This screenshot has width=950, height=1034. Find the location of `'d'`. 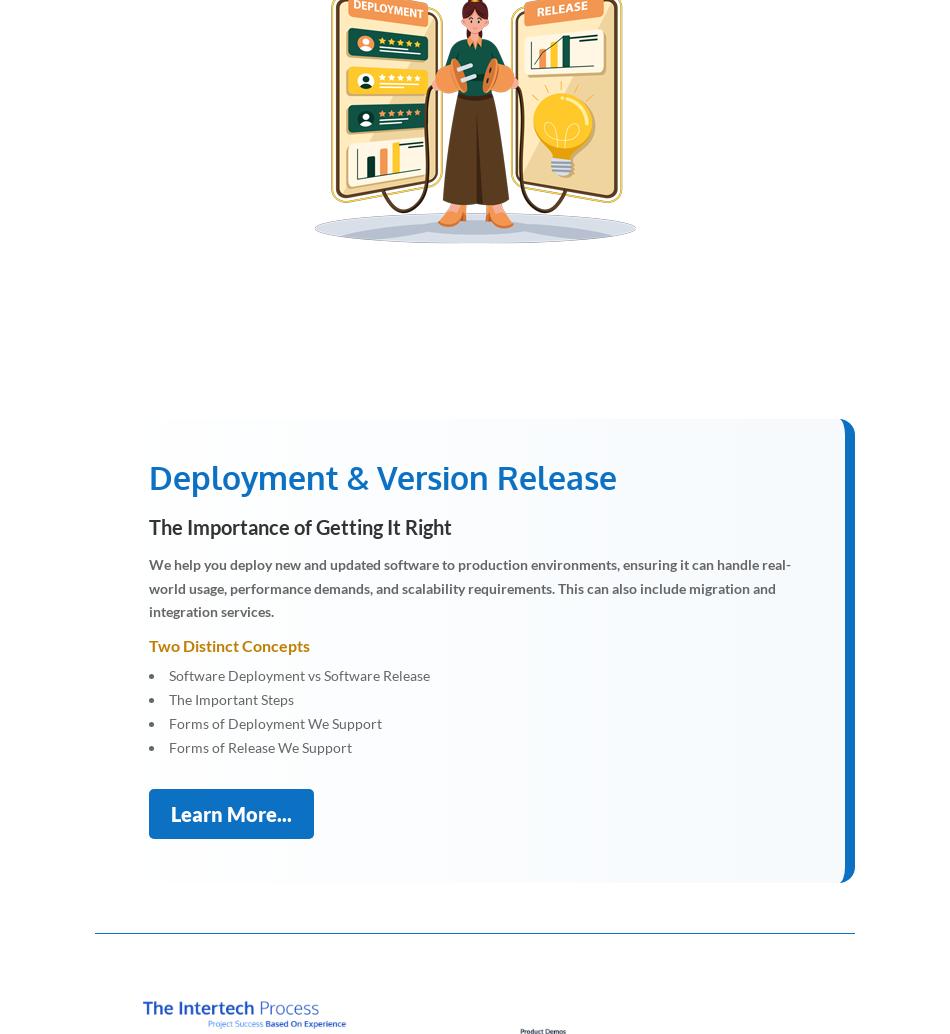

'd' is located at coordinates (509, 117).